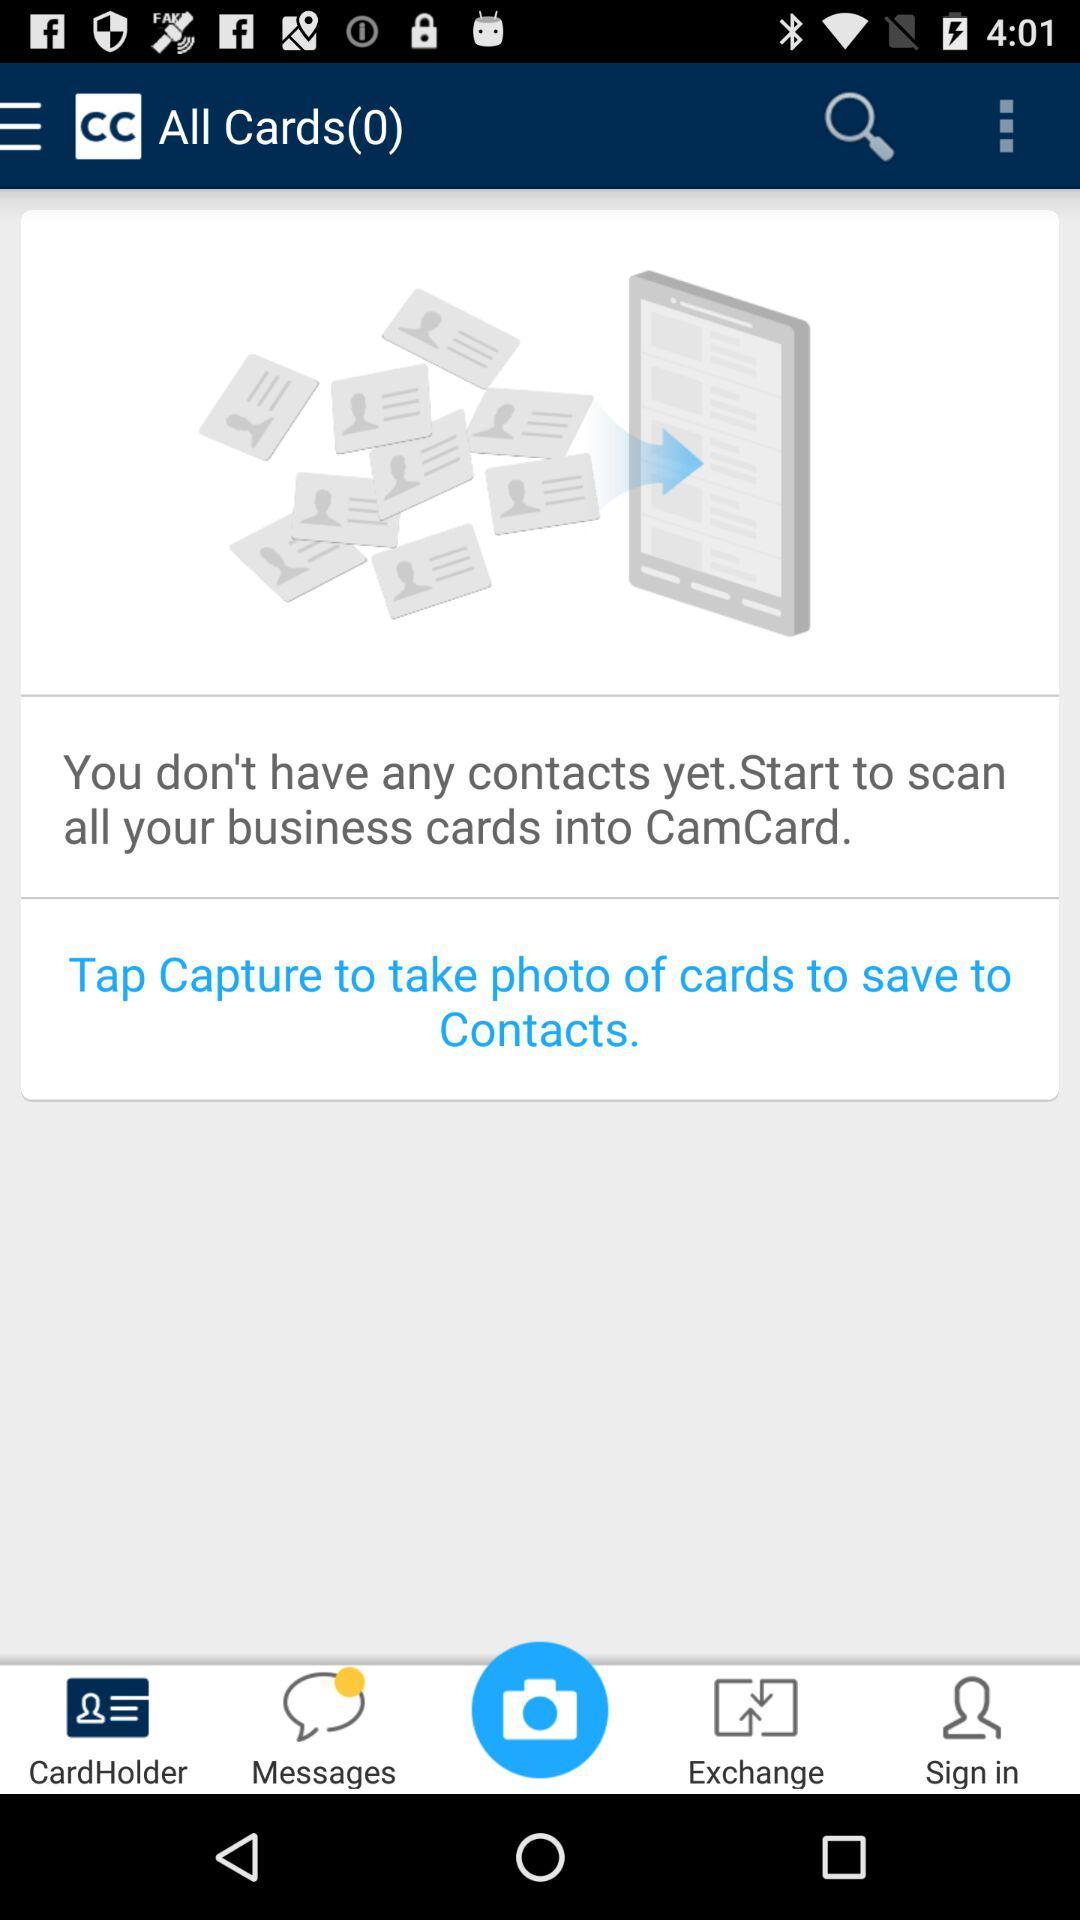  What do you see at coordinates (540, 1708) in the screenshot?
I see `app next to exchange item` at bounding box center [540, 1708].